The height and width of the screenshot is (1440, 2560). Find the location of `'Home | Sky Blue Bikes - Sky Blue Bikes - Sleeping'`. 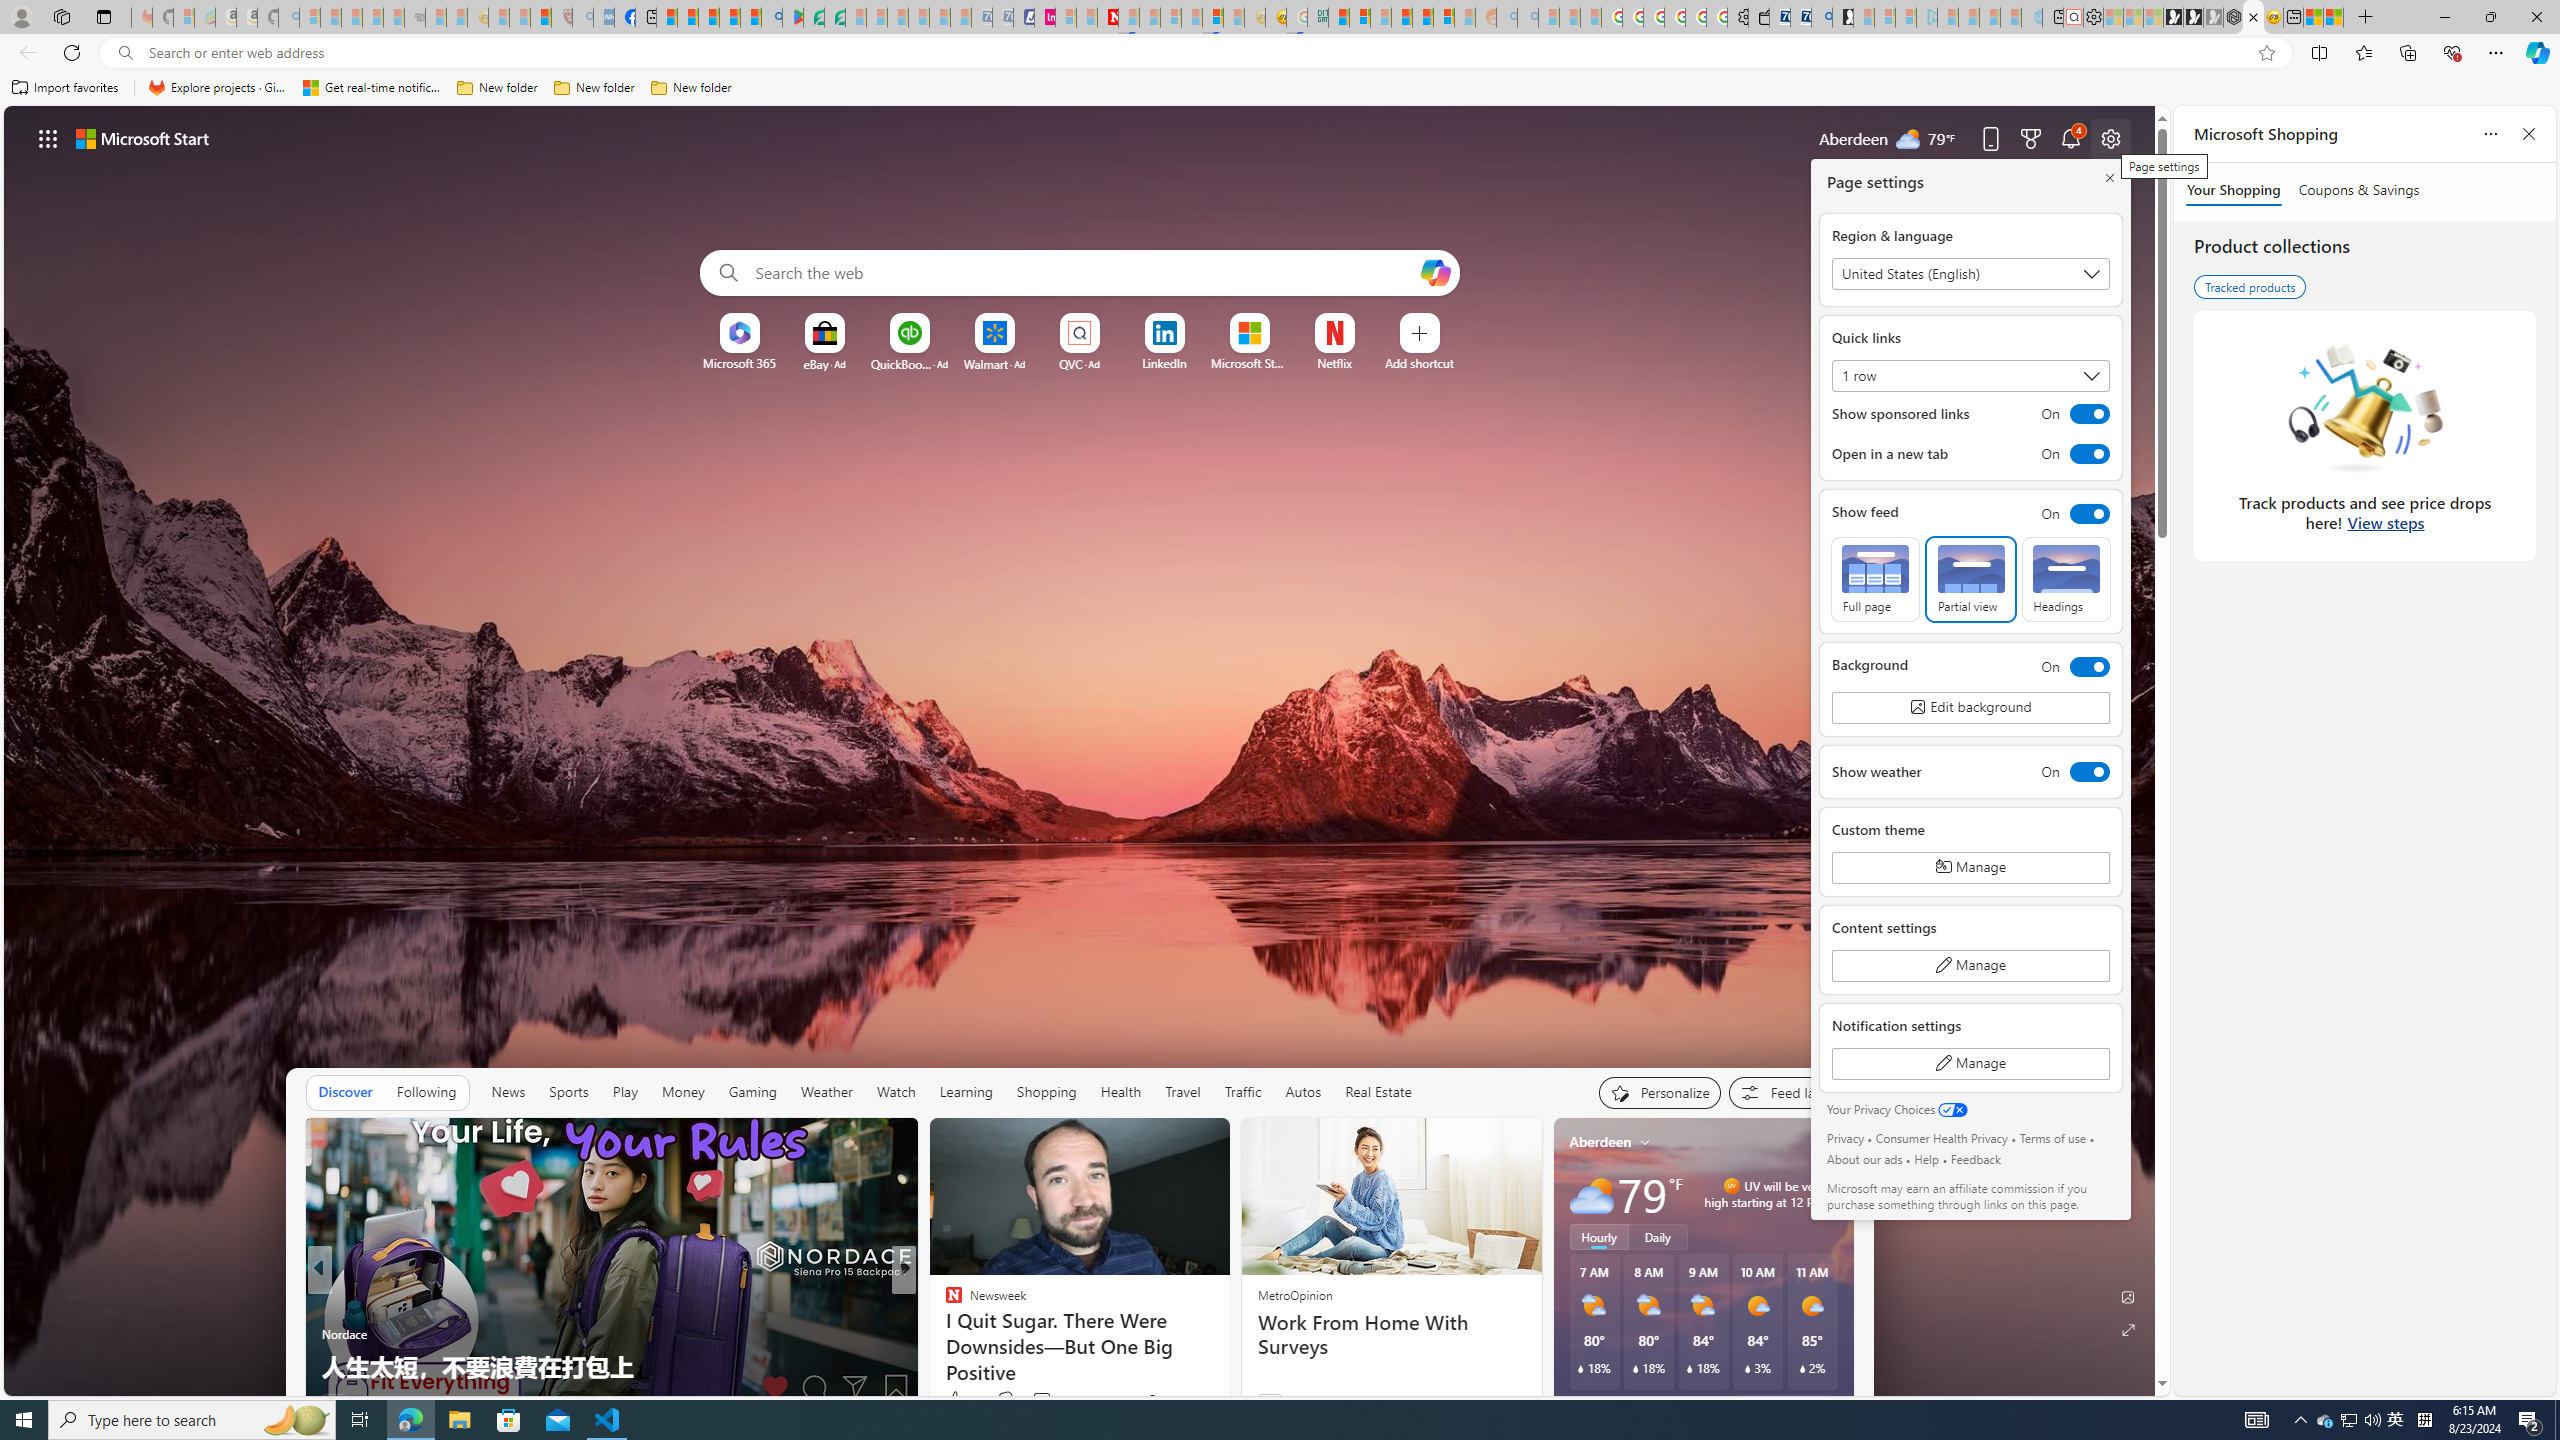

'Home | Sky Blue Bikes - Sky Blue Bikes - Sleeping' is located at coordinates (2030, 16).